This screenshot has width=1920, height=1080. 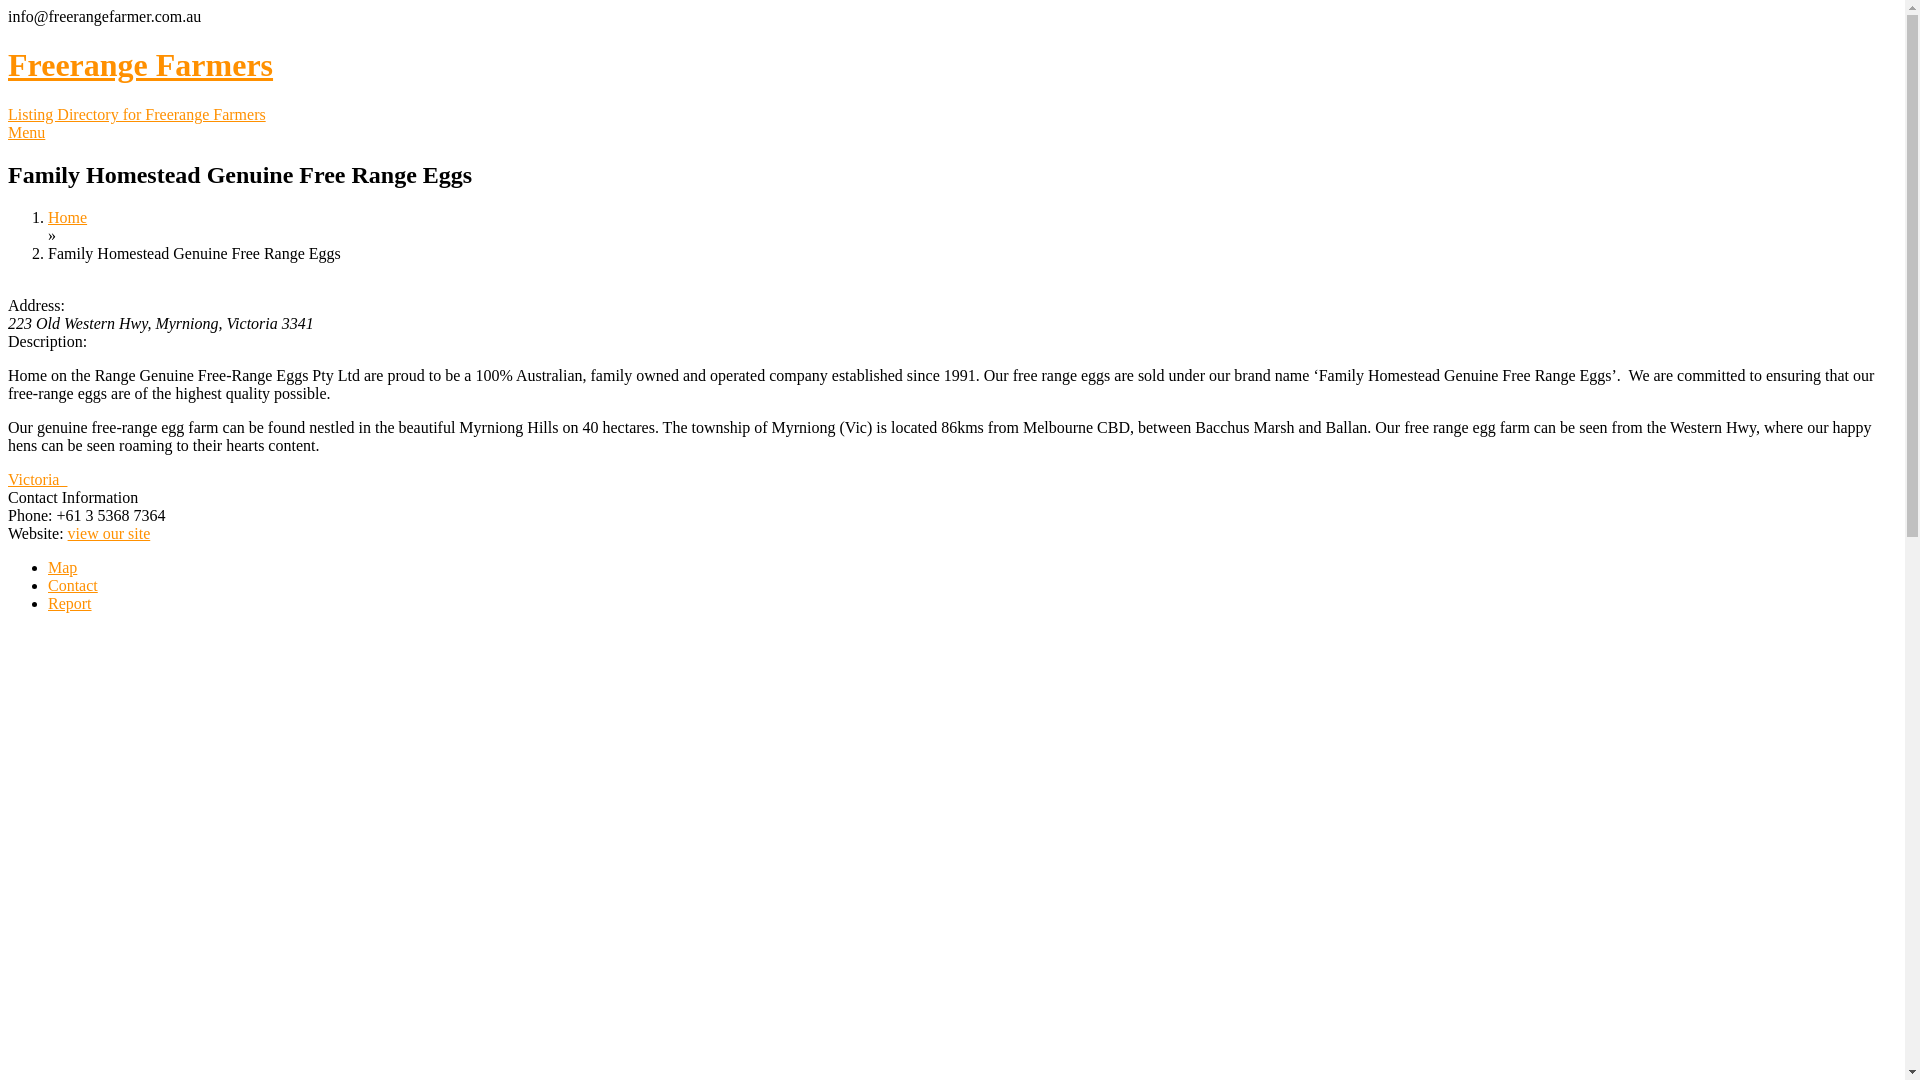 I want to click on 'Report', so click(x=70, y=602).